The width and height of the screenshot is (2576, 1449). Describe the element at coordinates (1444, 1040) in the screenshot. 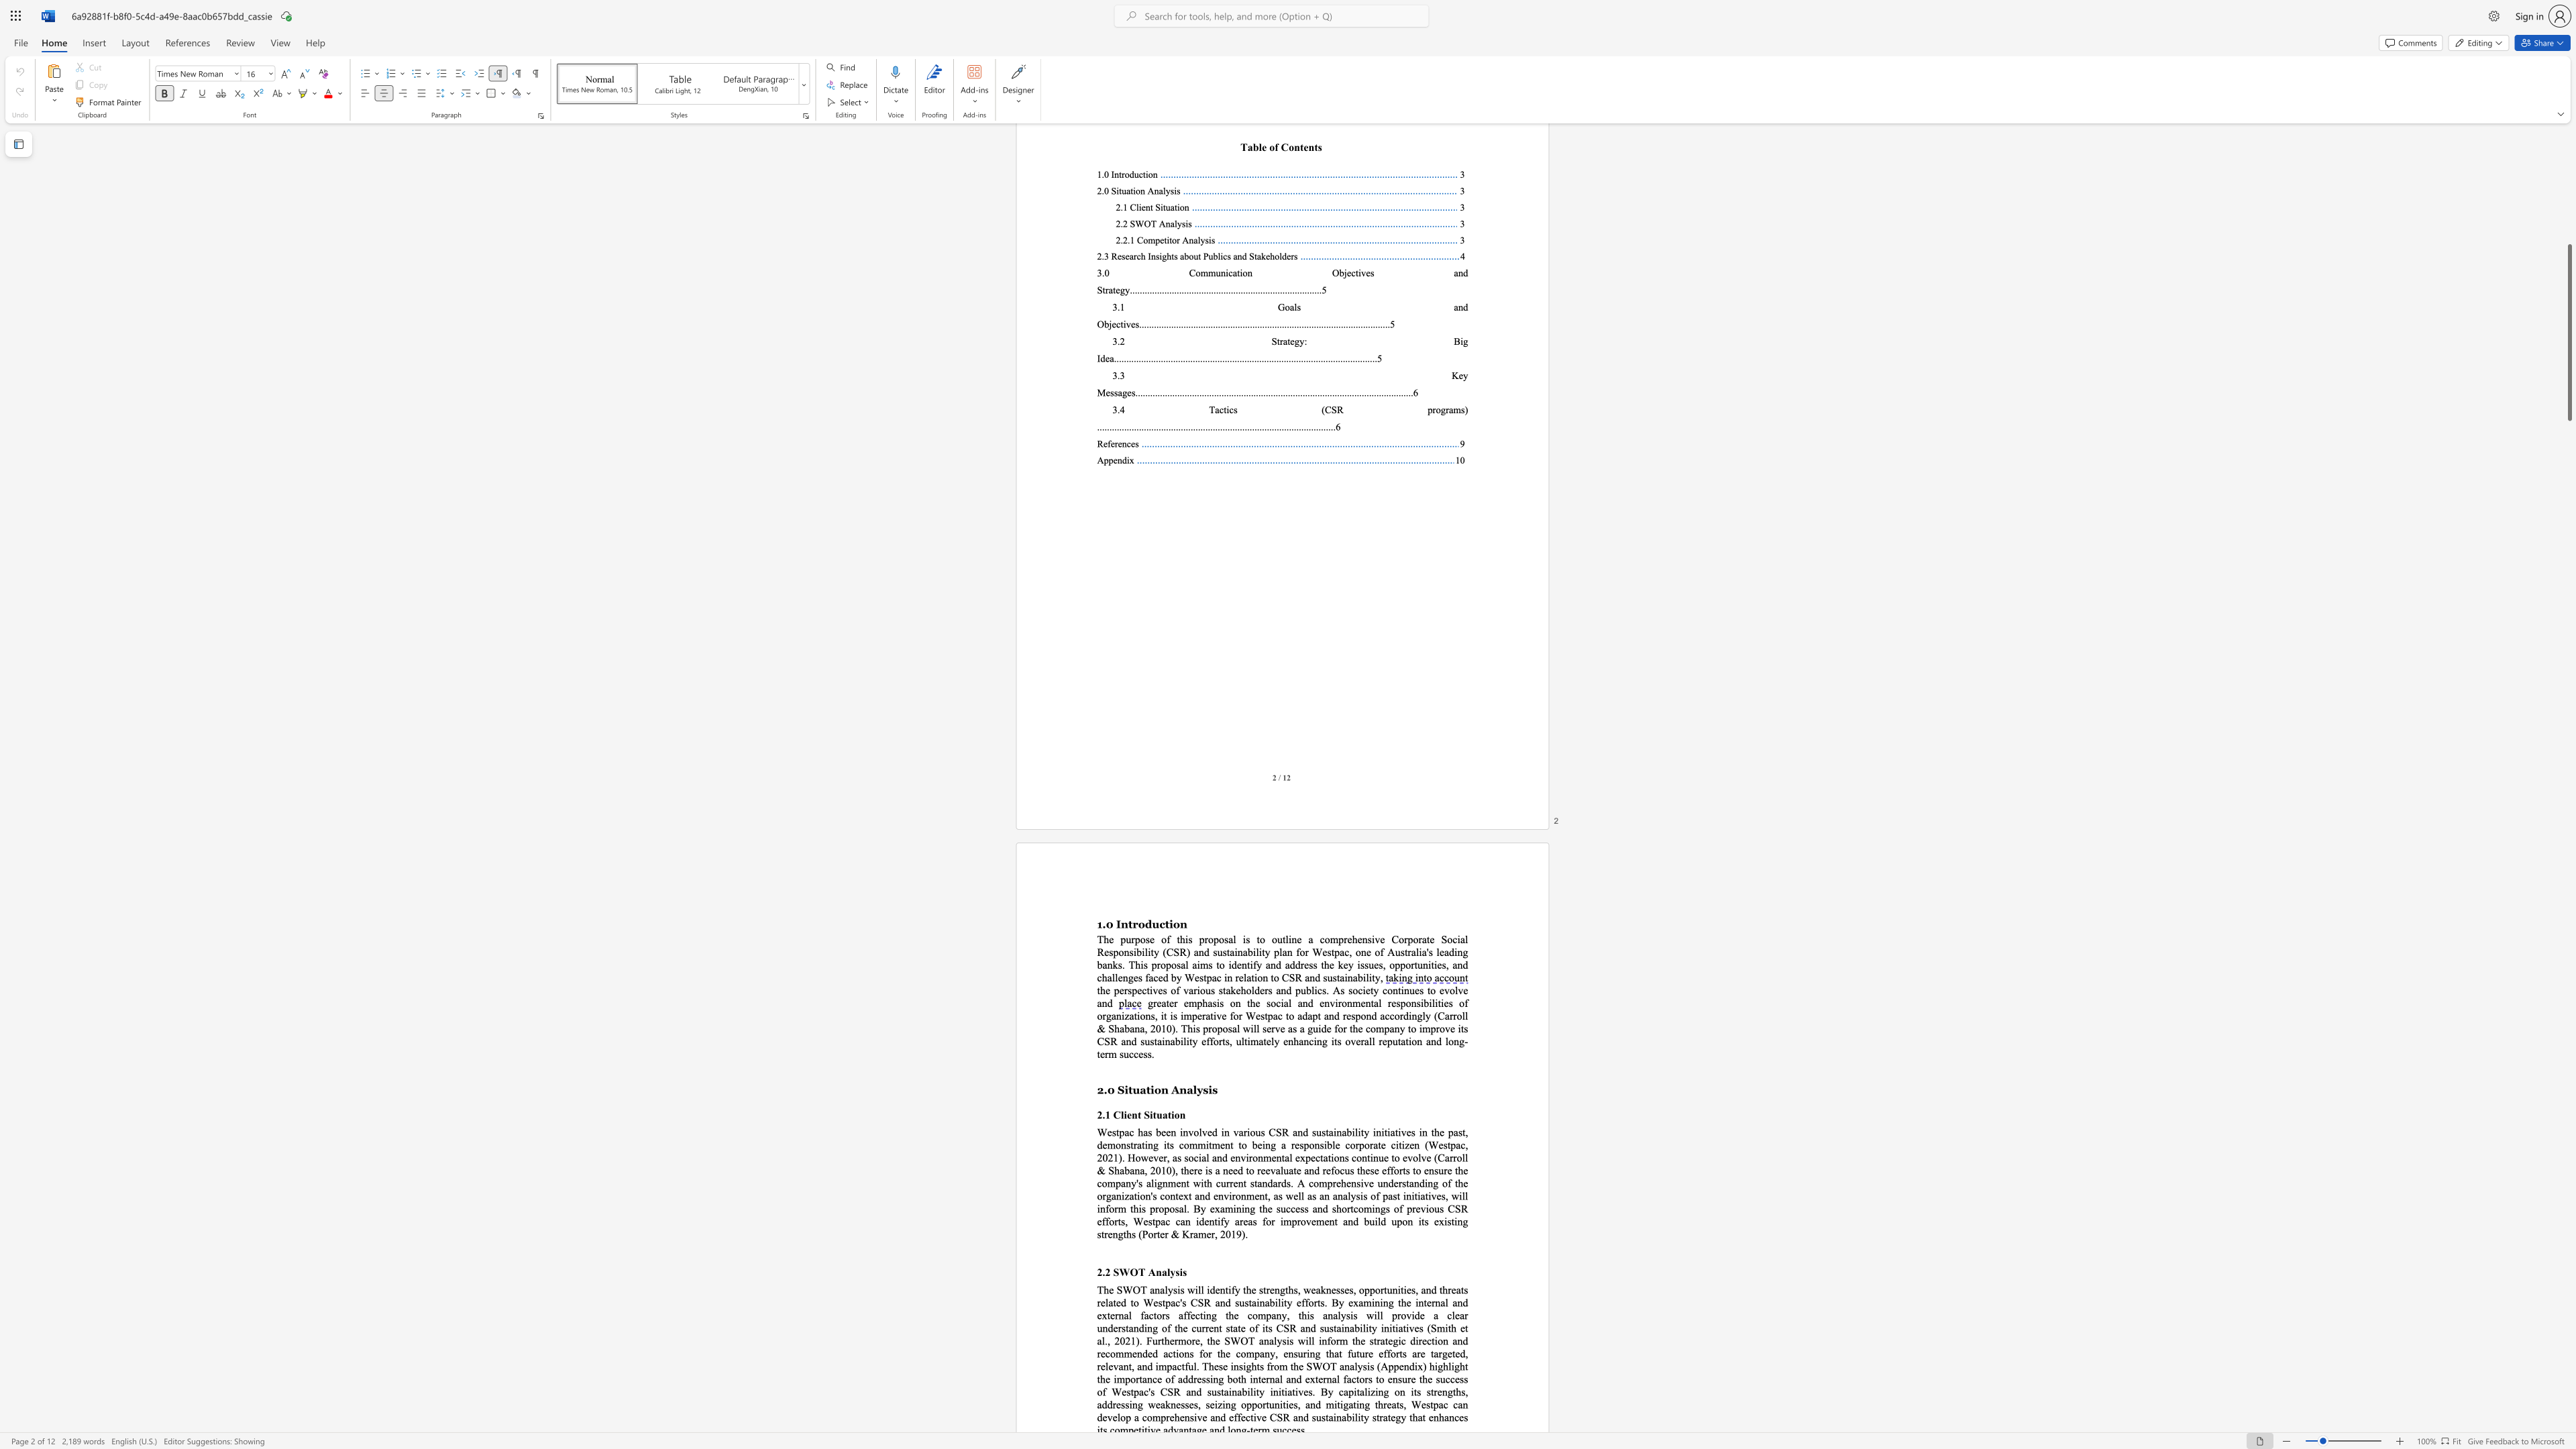

I see `the subset text "lon" within the text "its overall reputation and long-term success."` at that location.